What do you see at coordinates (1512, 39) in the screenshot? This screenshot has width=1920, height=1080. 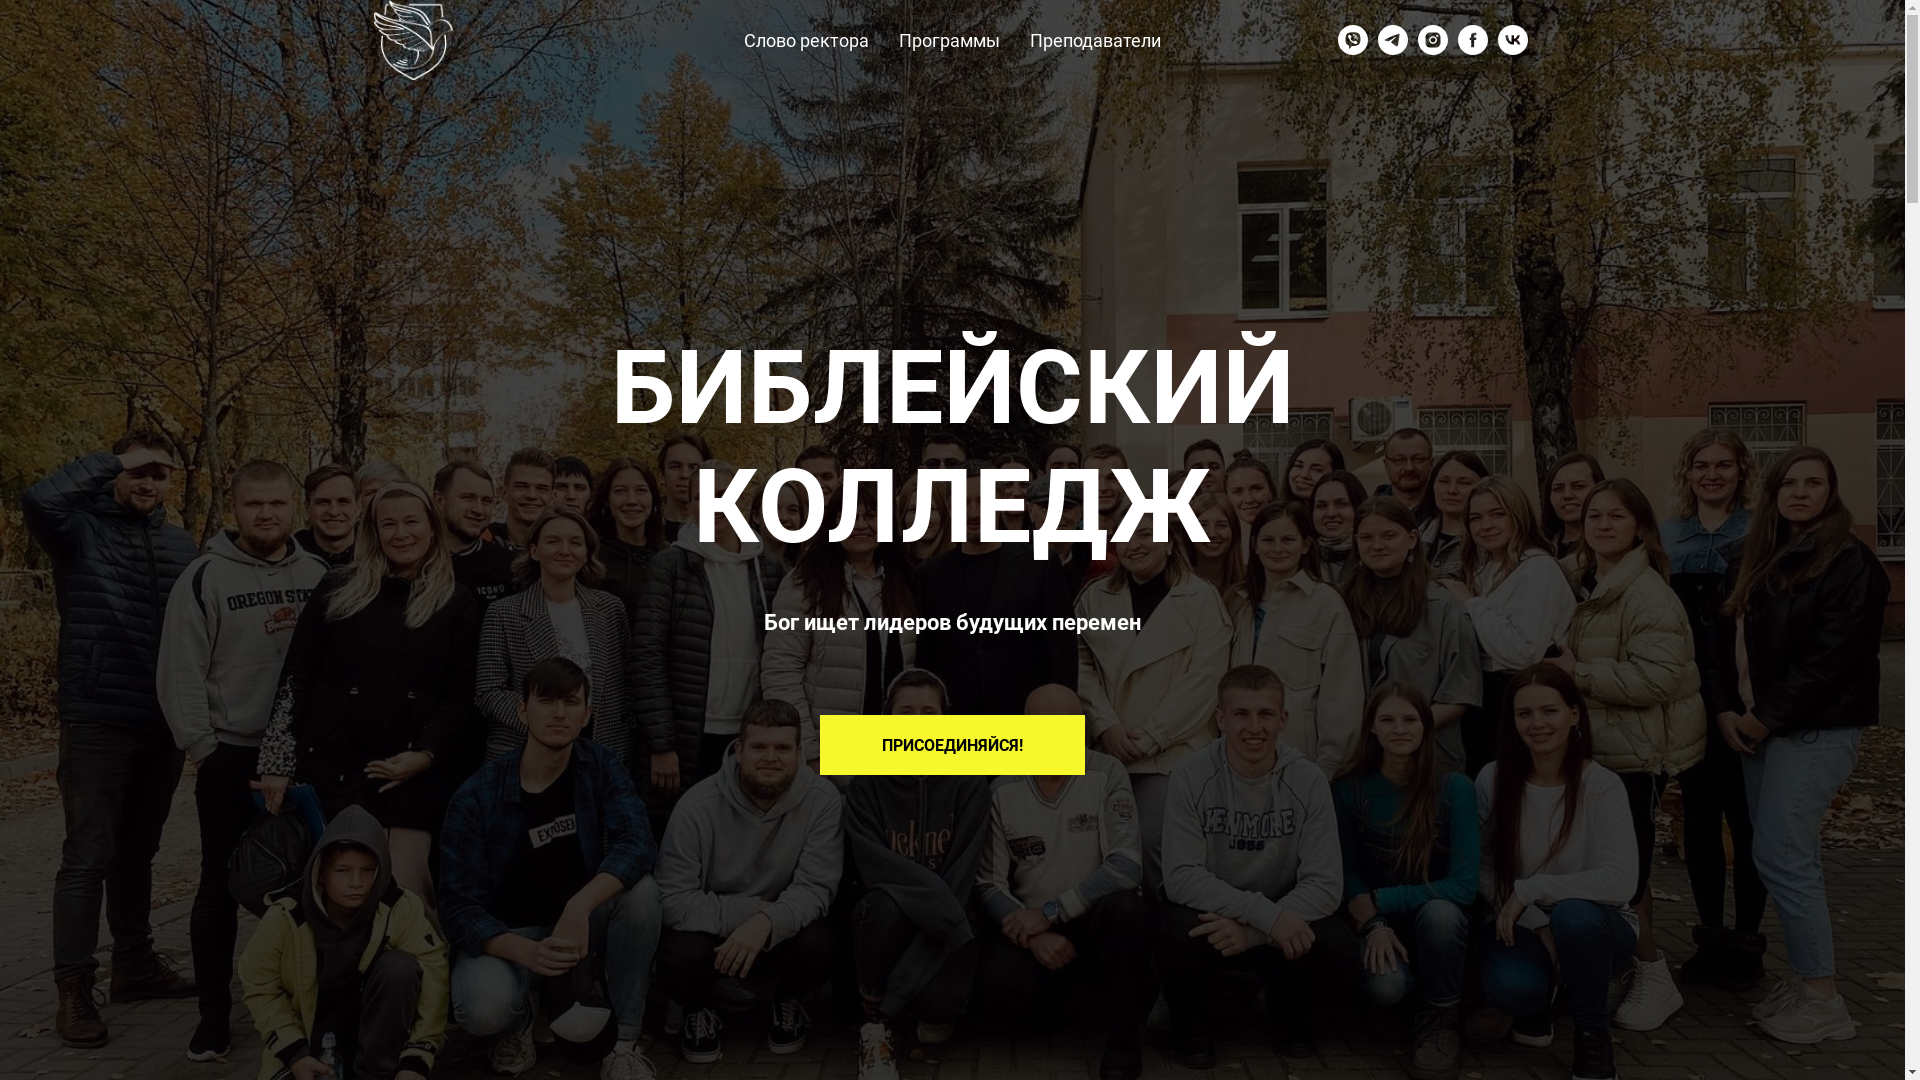 I see `'VK'` at bounding box center [1512, 39].